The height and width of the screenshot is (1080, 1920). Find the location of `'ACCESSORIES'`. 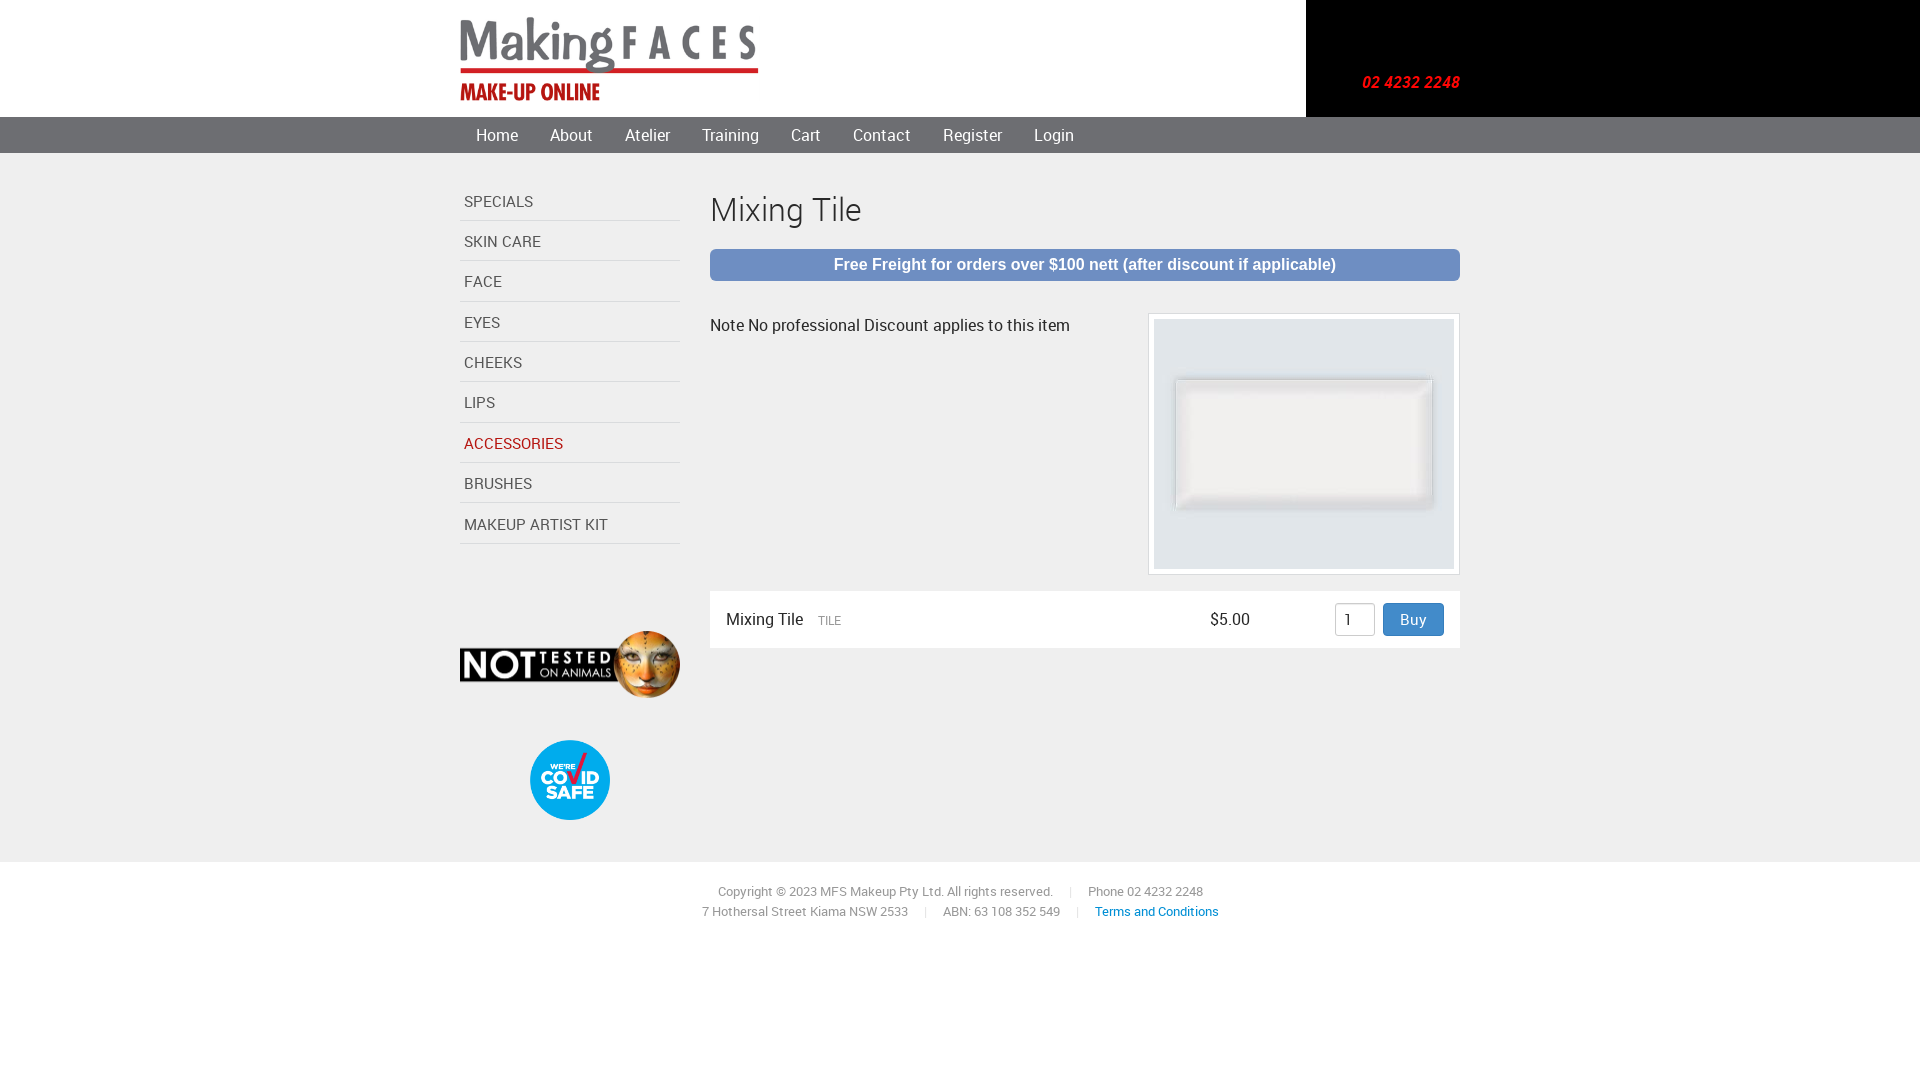

'ACCESSORIES' is located at coordinates (569, 443).